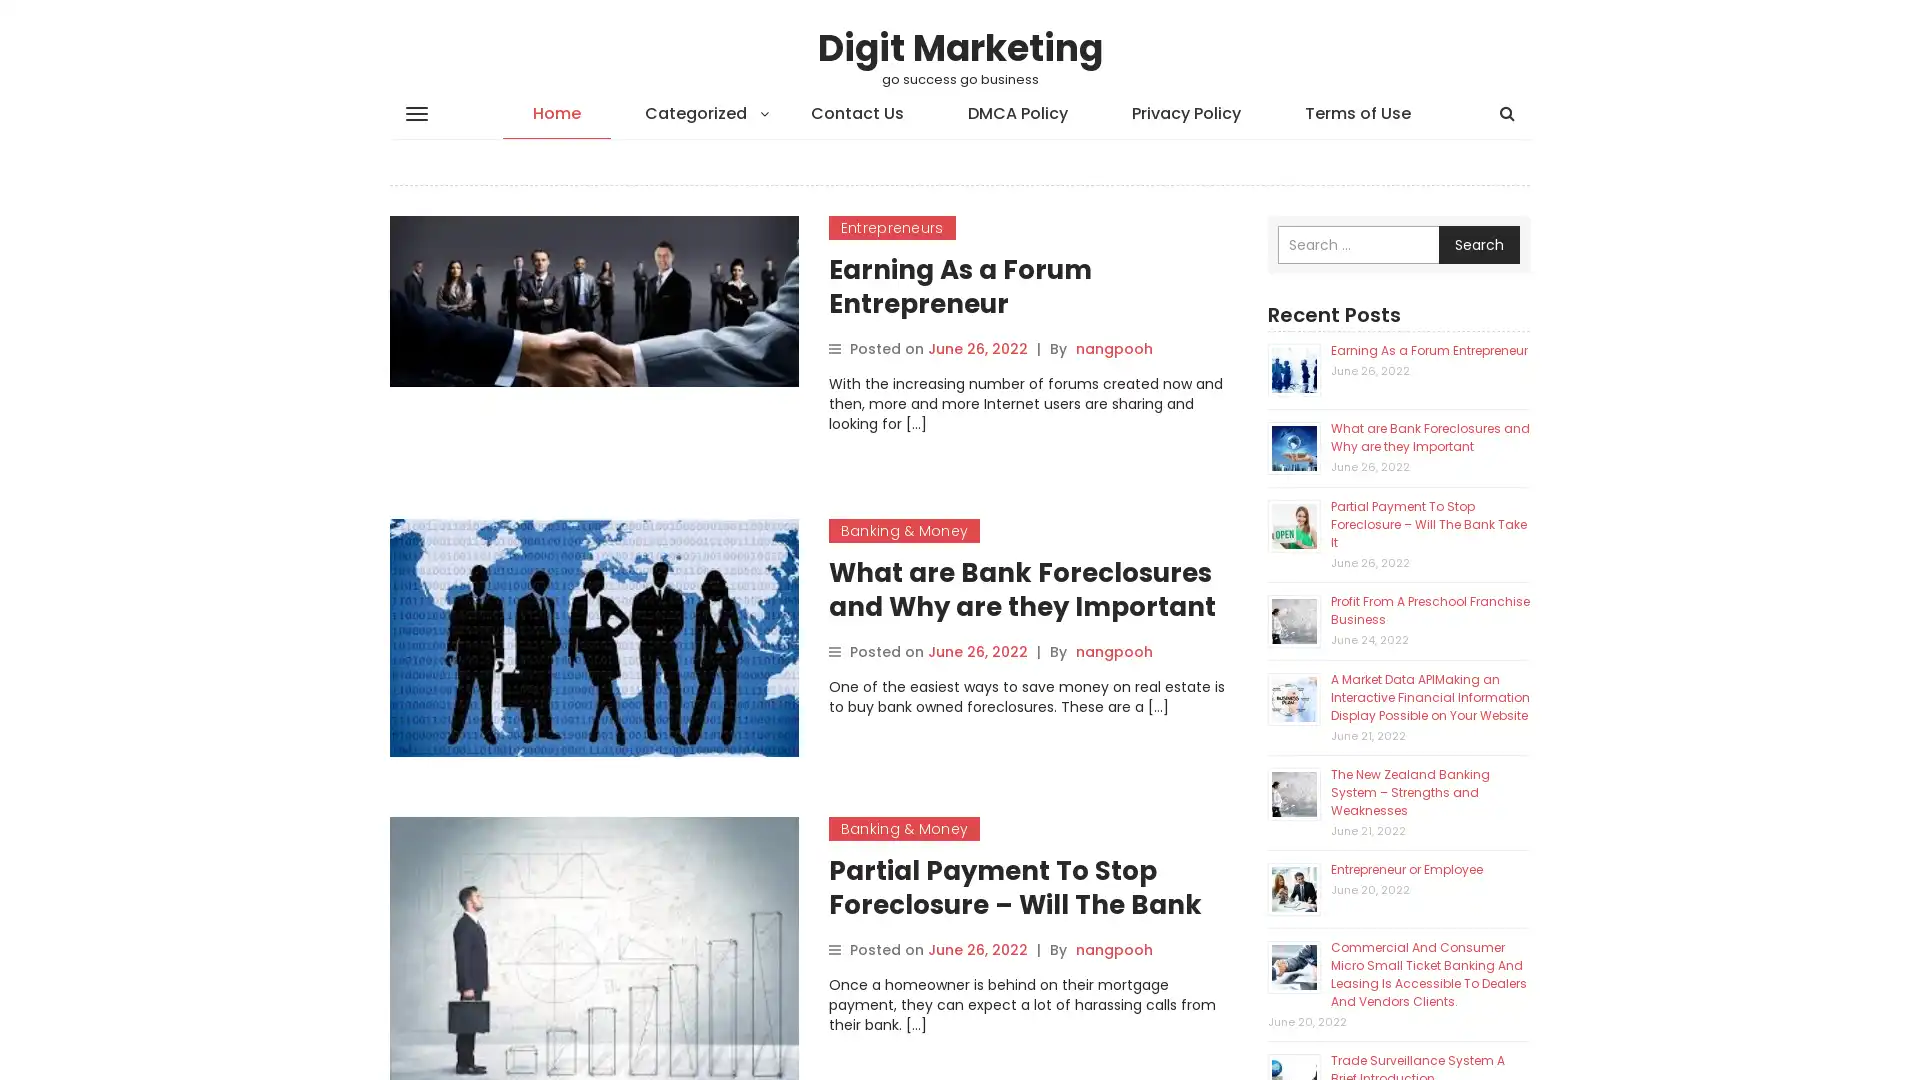 The height and width of the screenshot is (1080, 1920). I want to click on Search, so click(1479, 244).